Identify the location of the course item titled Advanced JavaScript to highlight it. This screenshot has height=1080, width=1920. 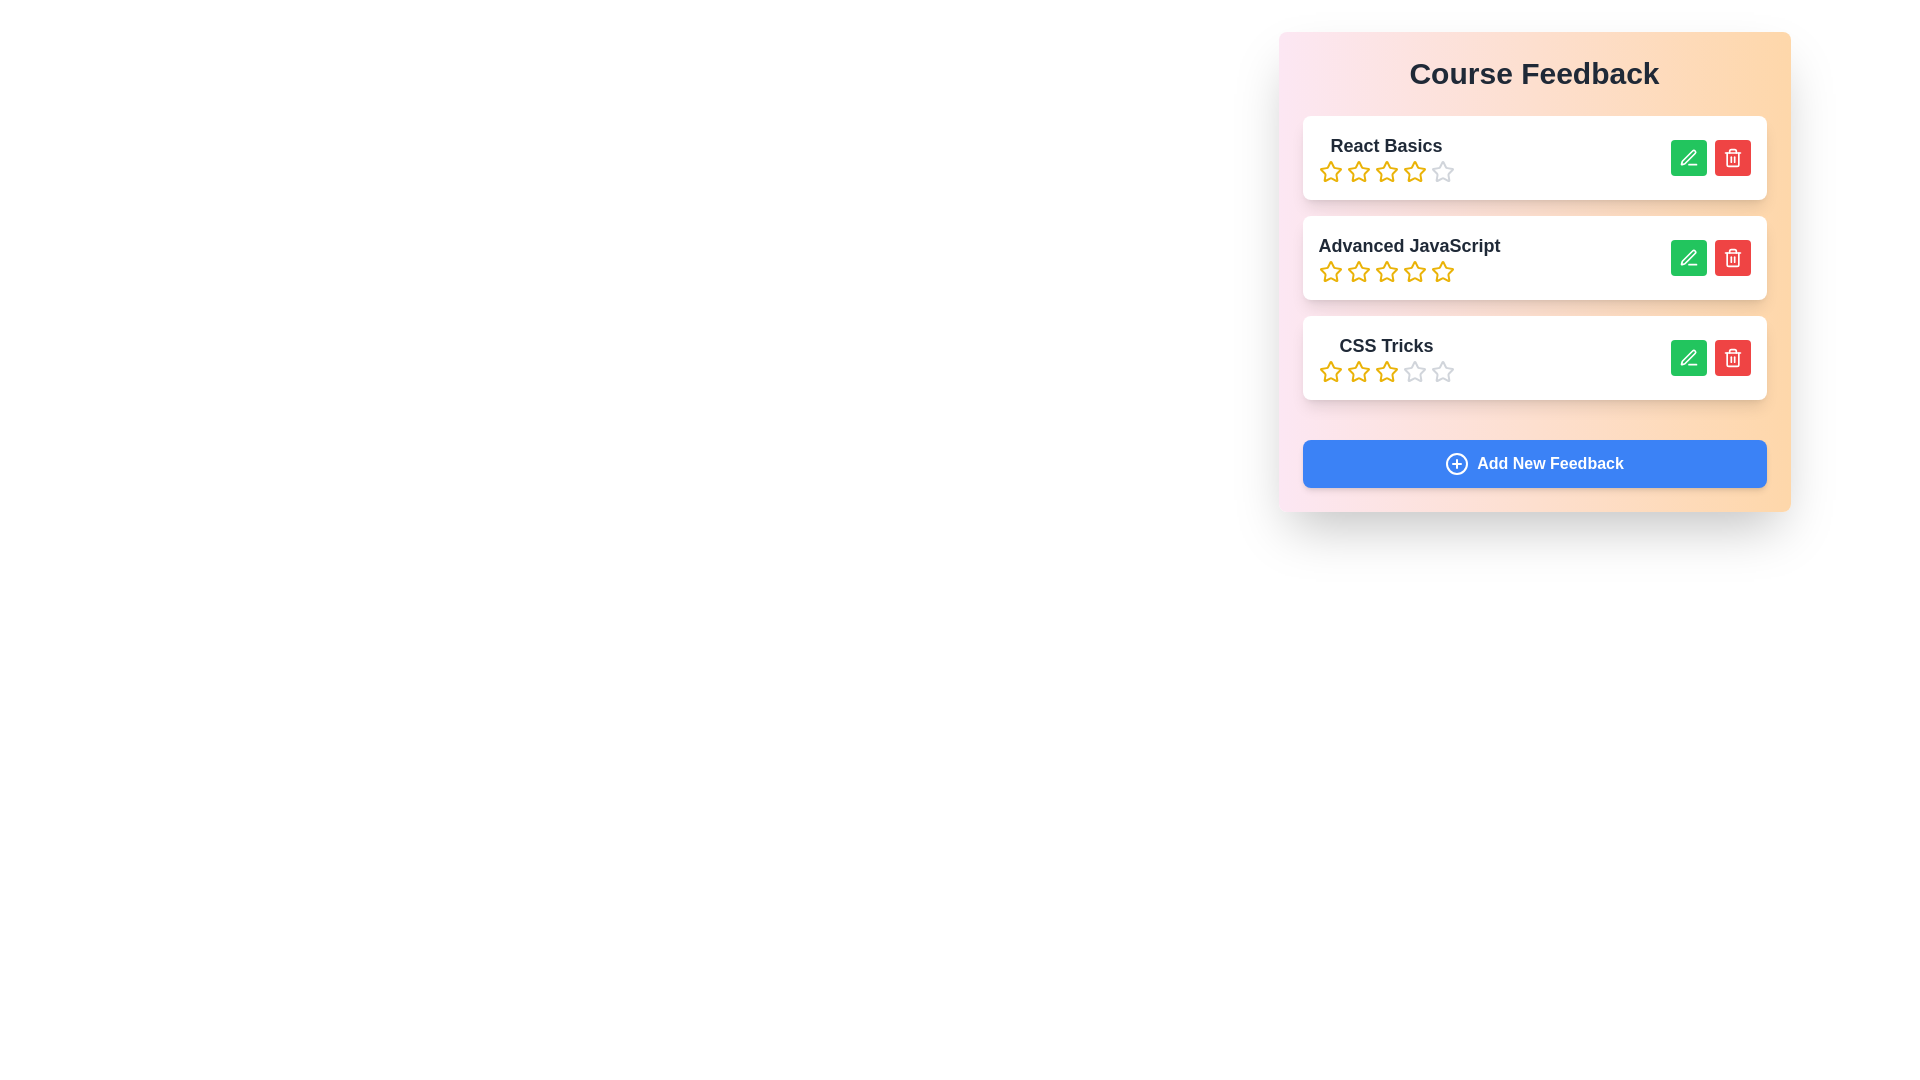
(1533, 257).